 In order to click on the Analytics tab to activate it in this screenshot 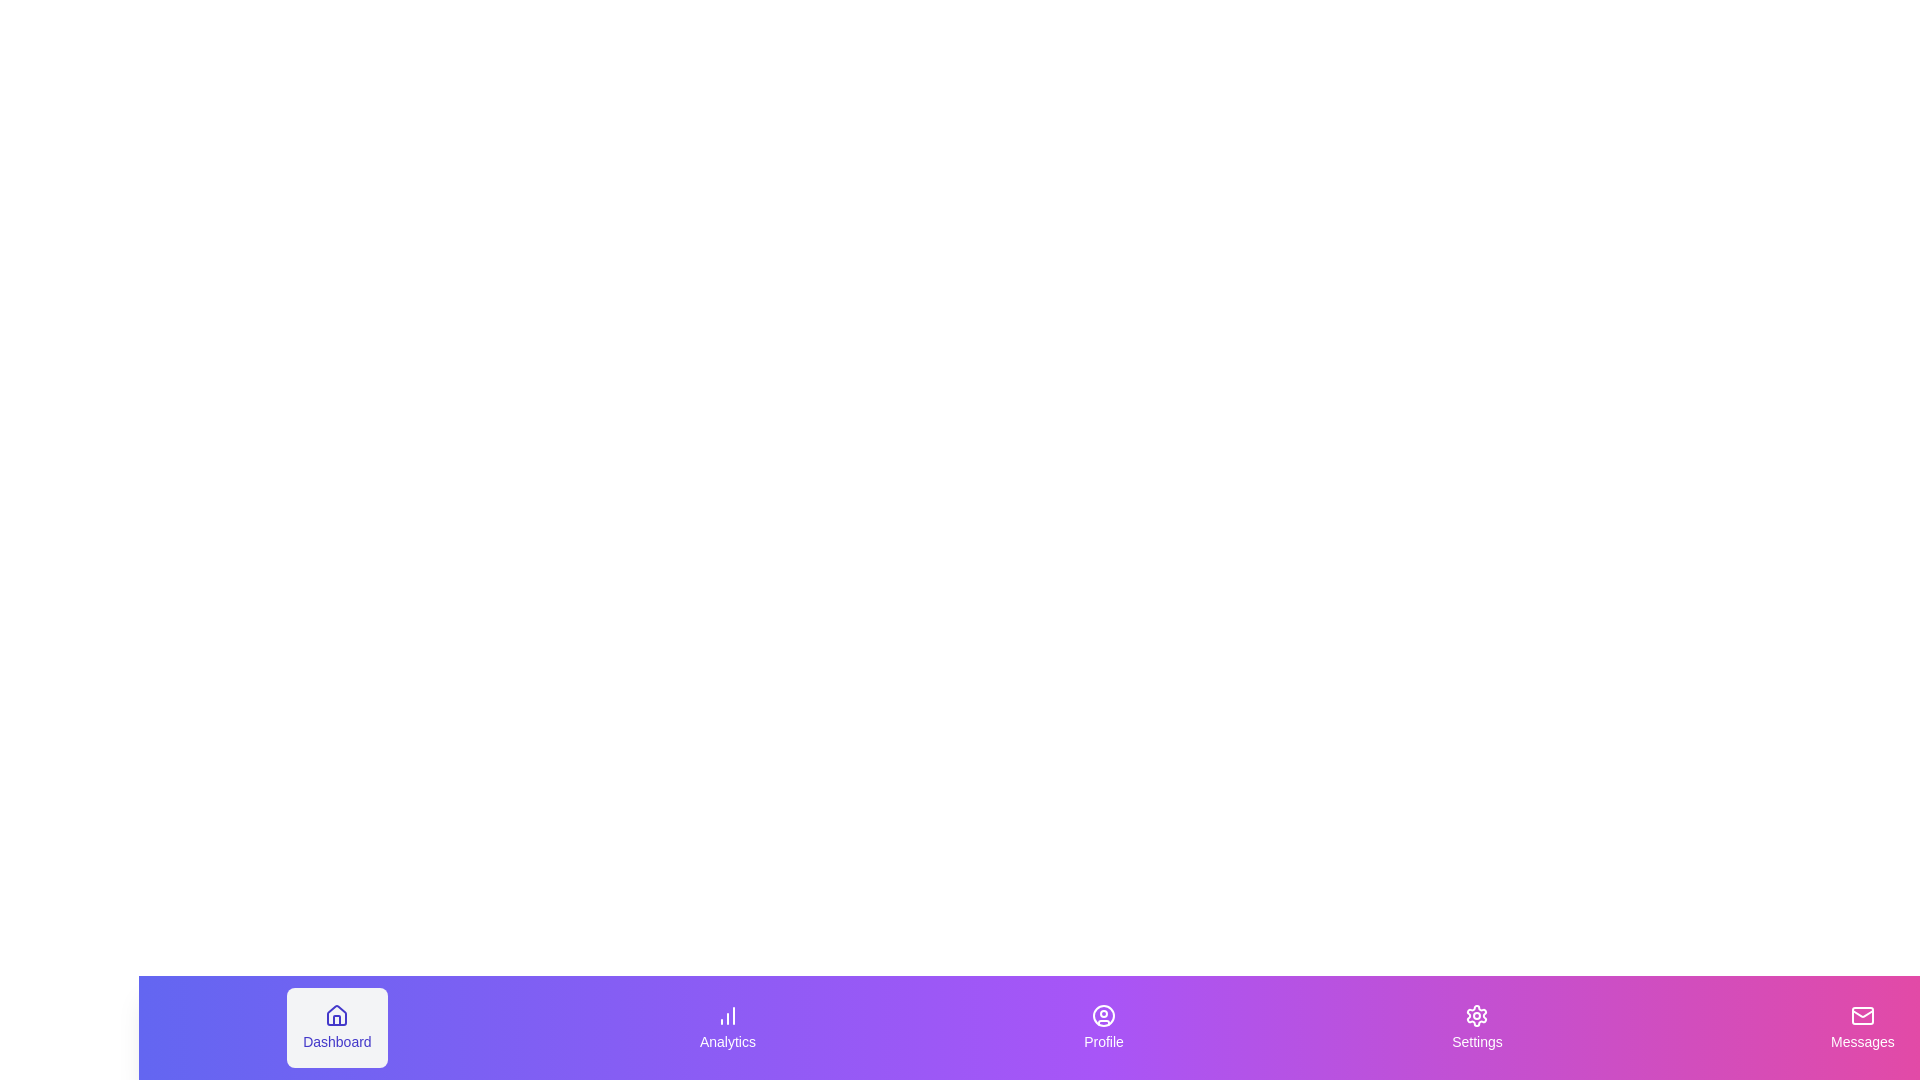, I will do `click(726, 1028)`.